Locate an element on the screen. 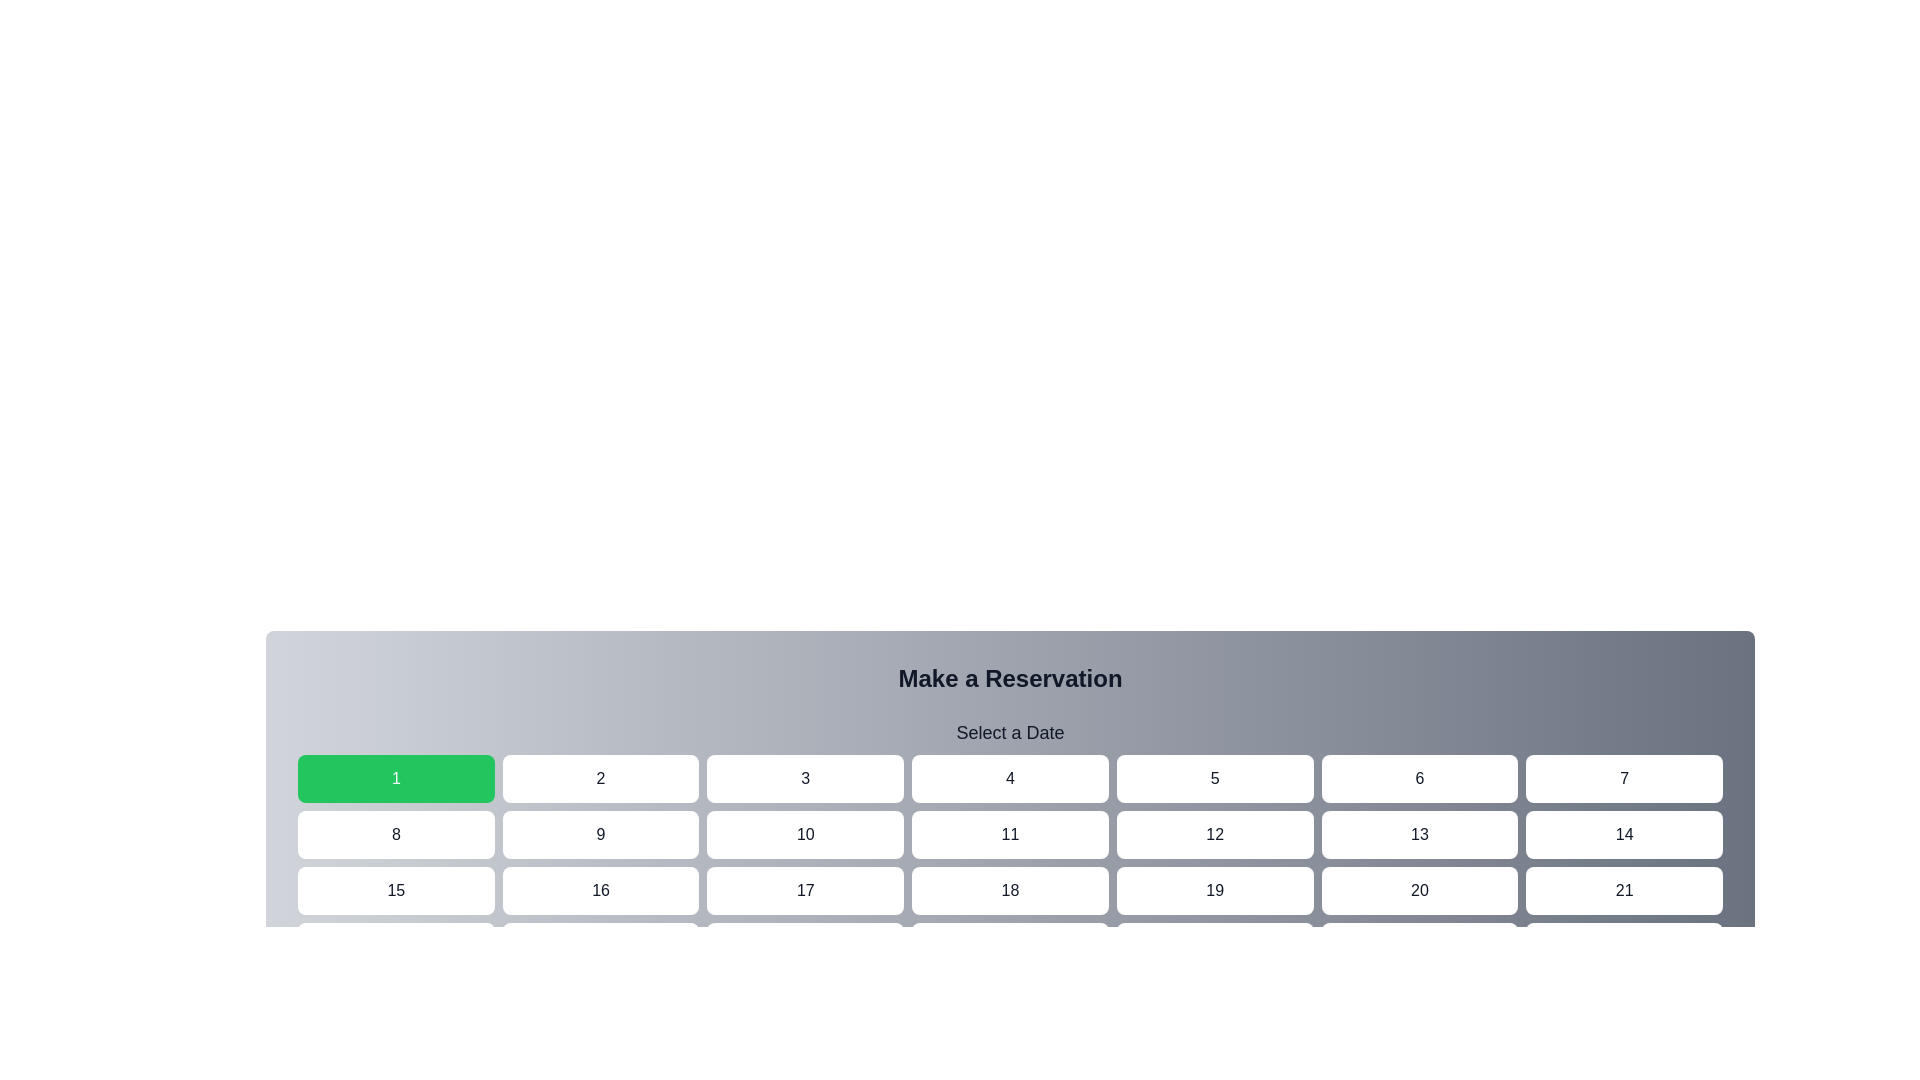 Image resolution: width=1920 pixels, height=1080 pixels. the rectangular button with rounded corners labeled '12', located in the second row, fifth column of the grid below 'Make a Reservation' and 'Select a Date' is located at coordinates (1214, 834).